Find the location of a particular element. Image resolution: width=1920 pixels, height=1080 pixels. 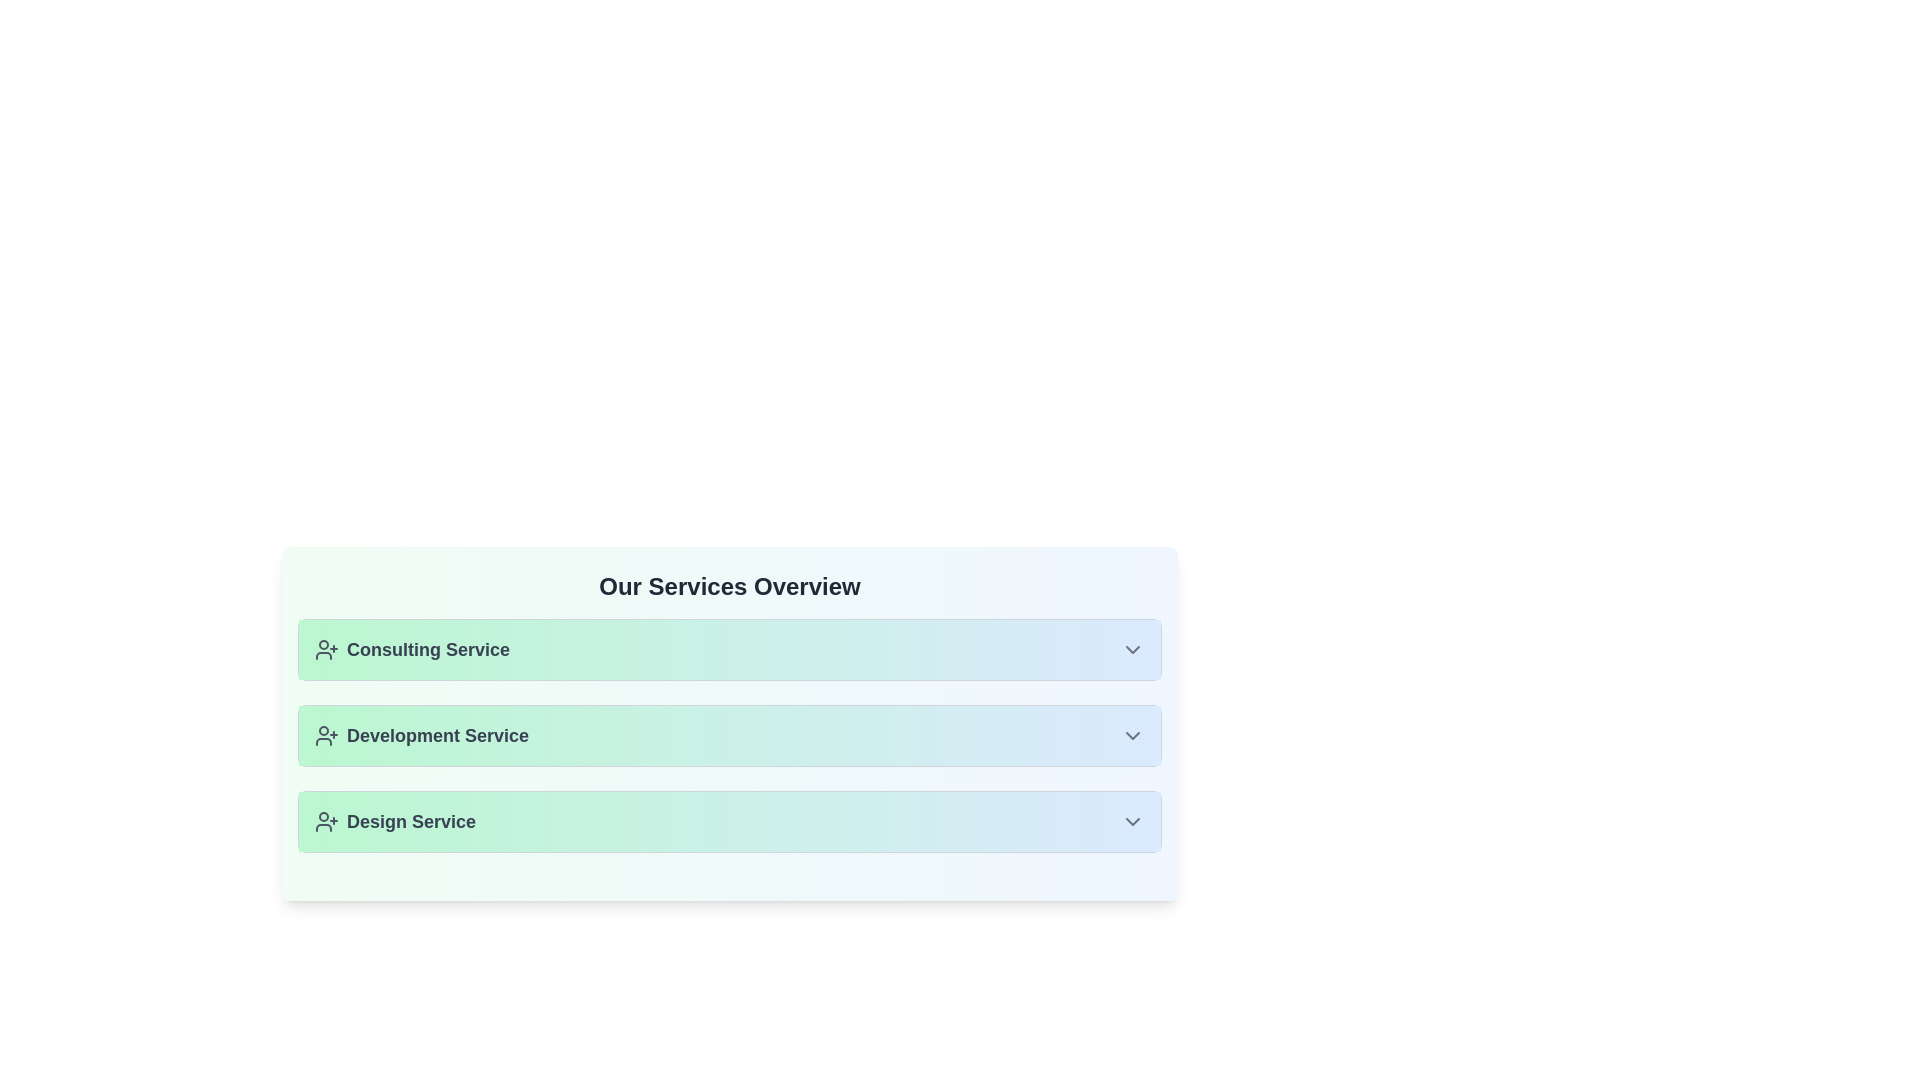

the static text element displaying 'Development Service' which is accompanied by a user-plus icon and is the second item in a vertical list is located at coordinates (421, 736).